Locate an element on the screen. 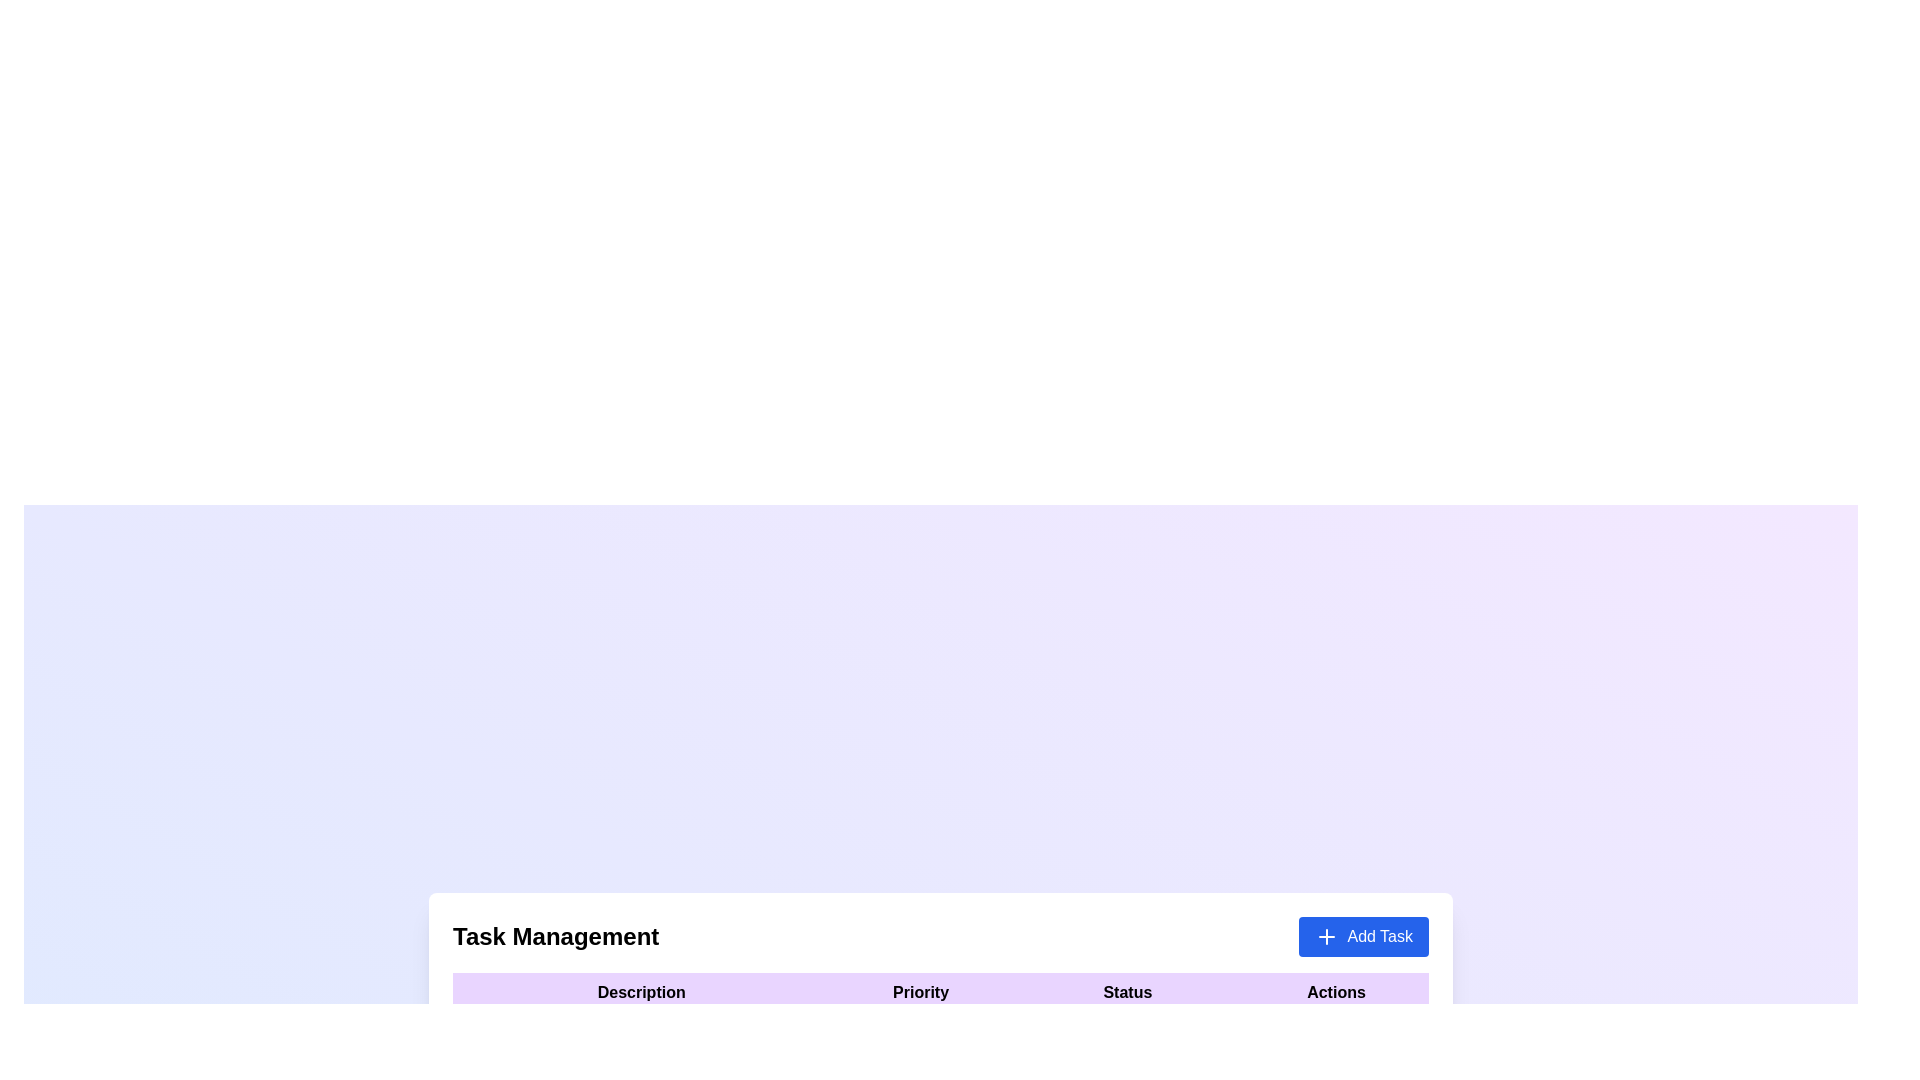 The image size is (1920, 1080). the rectangular button-like component labeled 'High' in the 'Priority' column of the table, positioned between 'Design Homepage UI' and 'In Progress' is located at coordinates (920, 1033).